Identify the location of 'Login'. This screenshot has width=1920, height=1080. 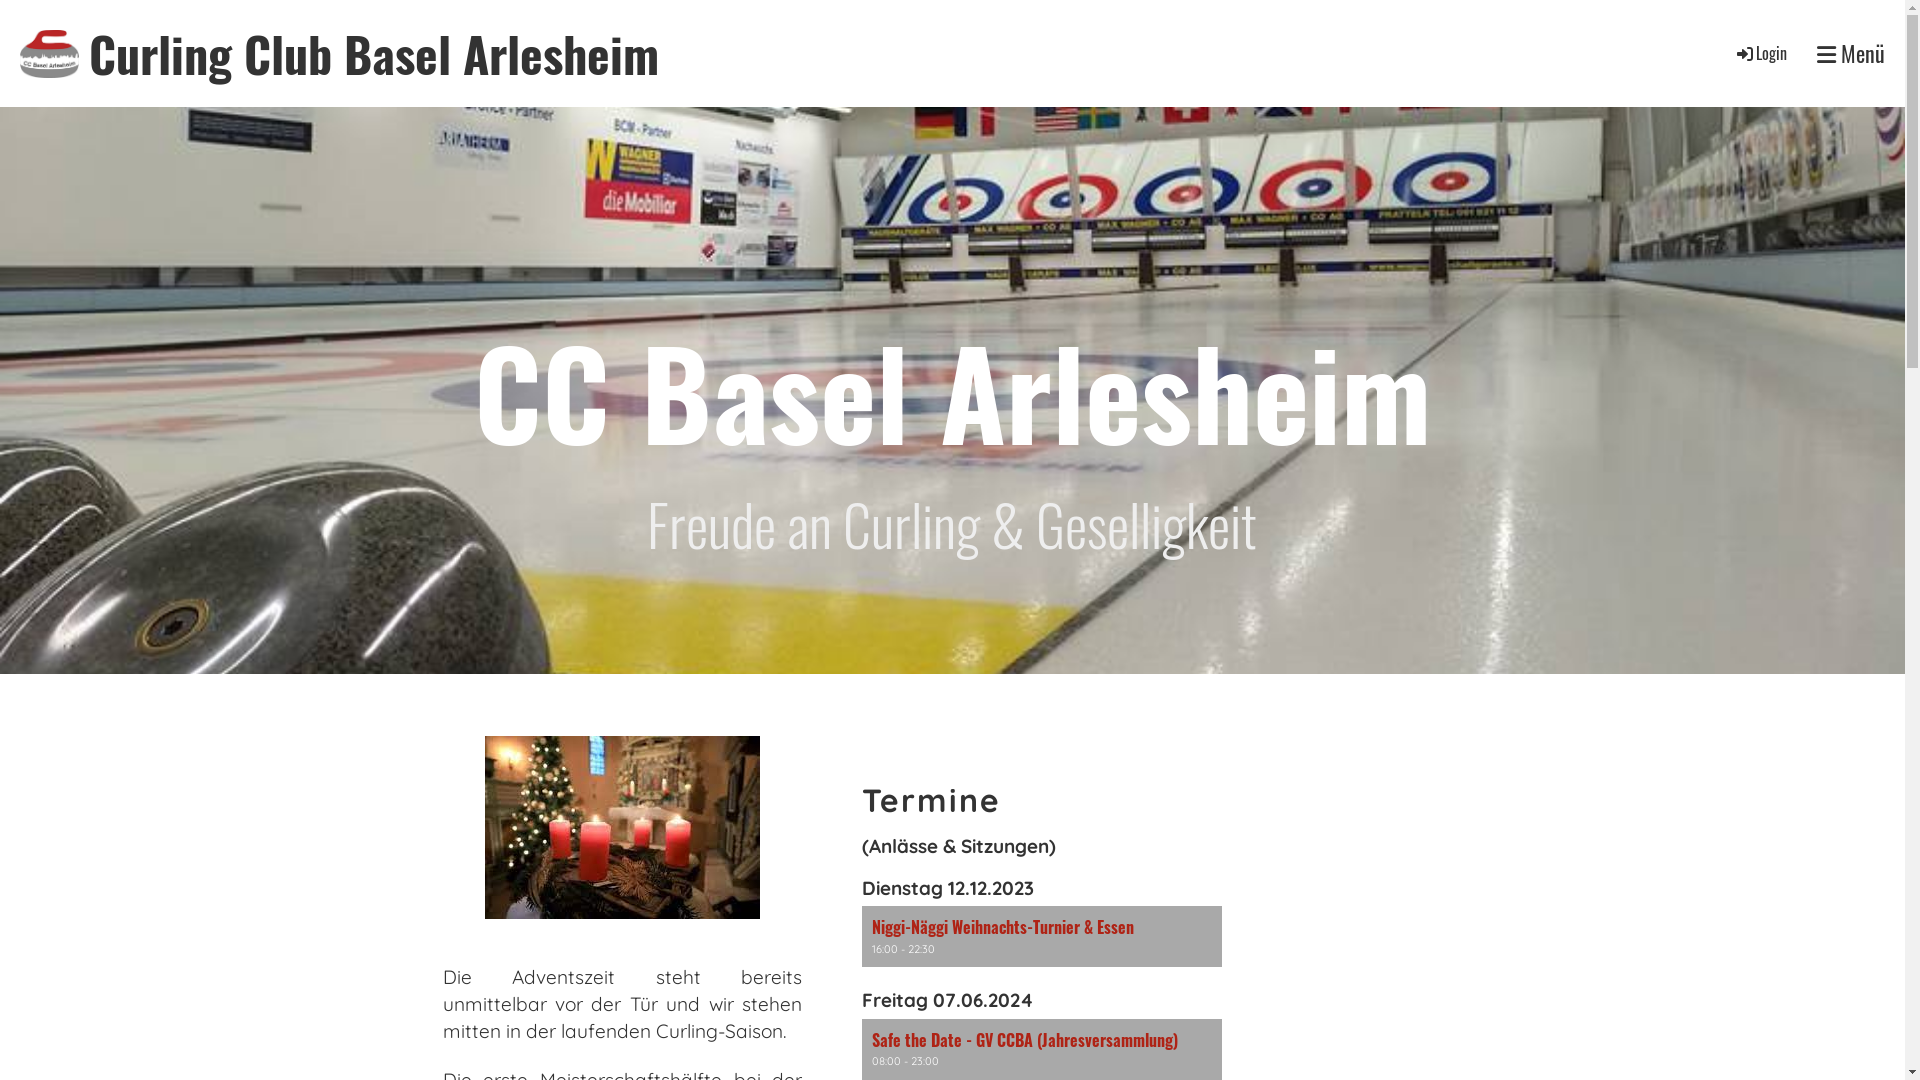
(1760, 52).